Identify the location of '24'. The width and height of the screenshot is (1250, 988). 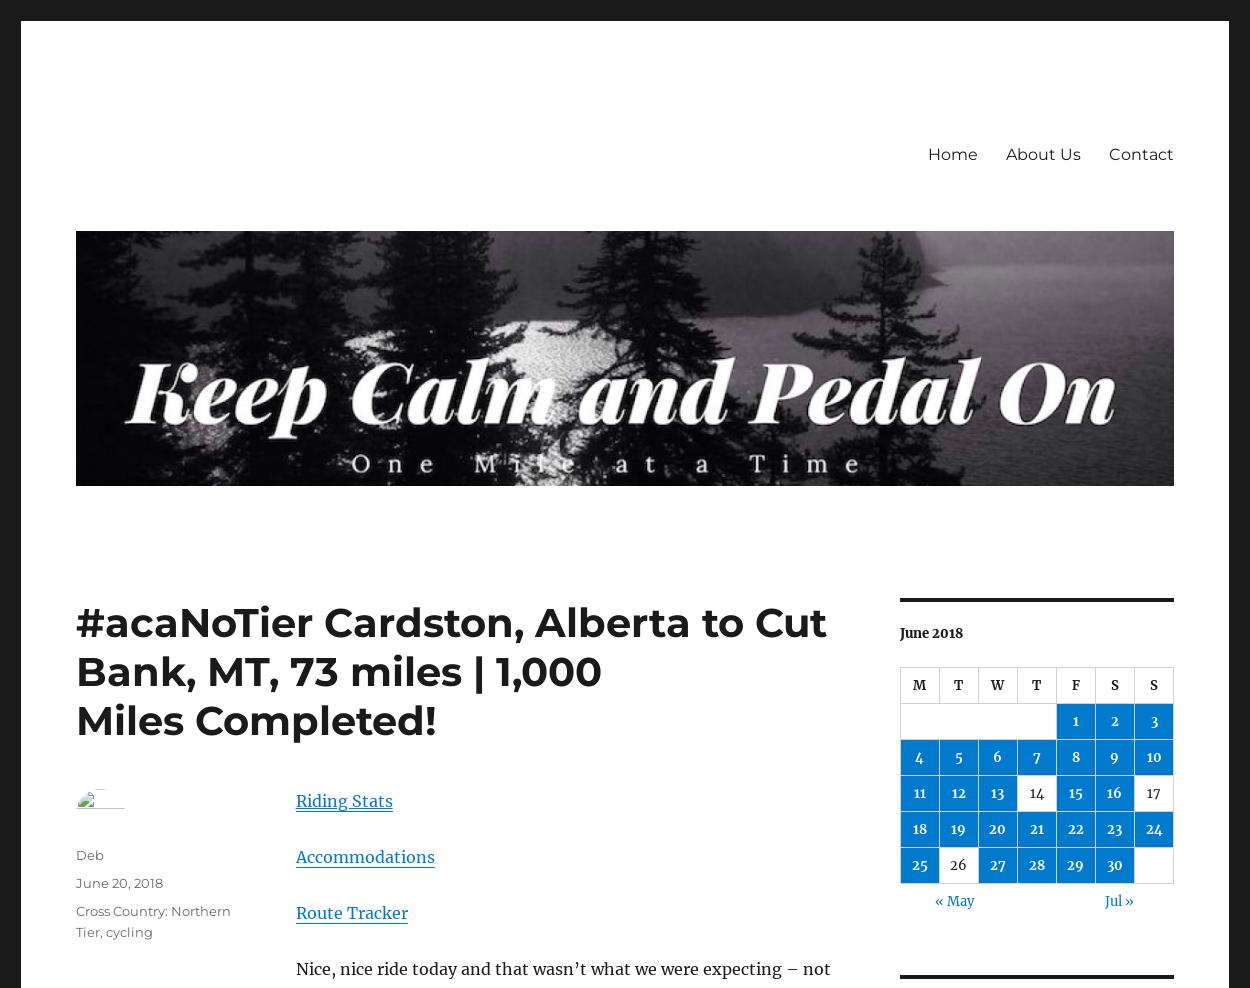
(1153, 829).